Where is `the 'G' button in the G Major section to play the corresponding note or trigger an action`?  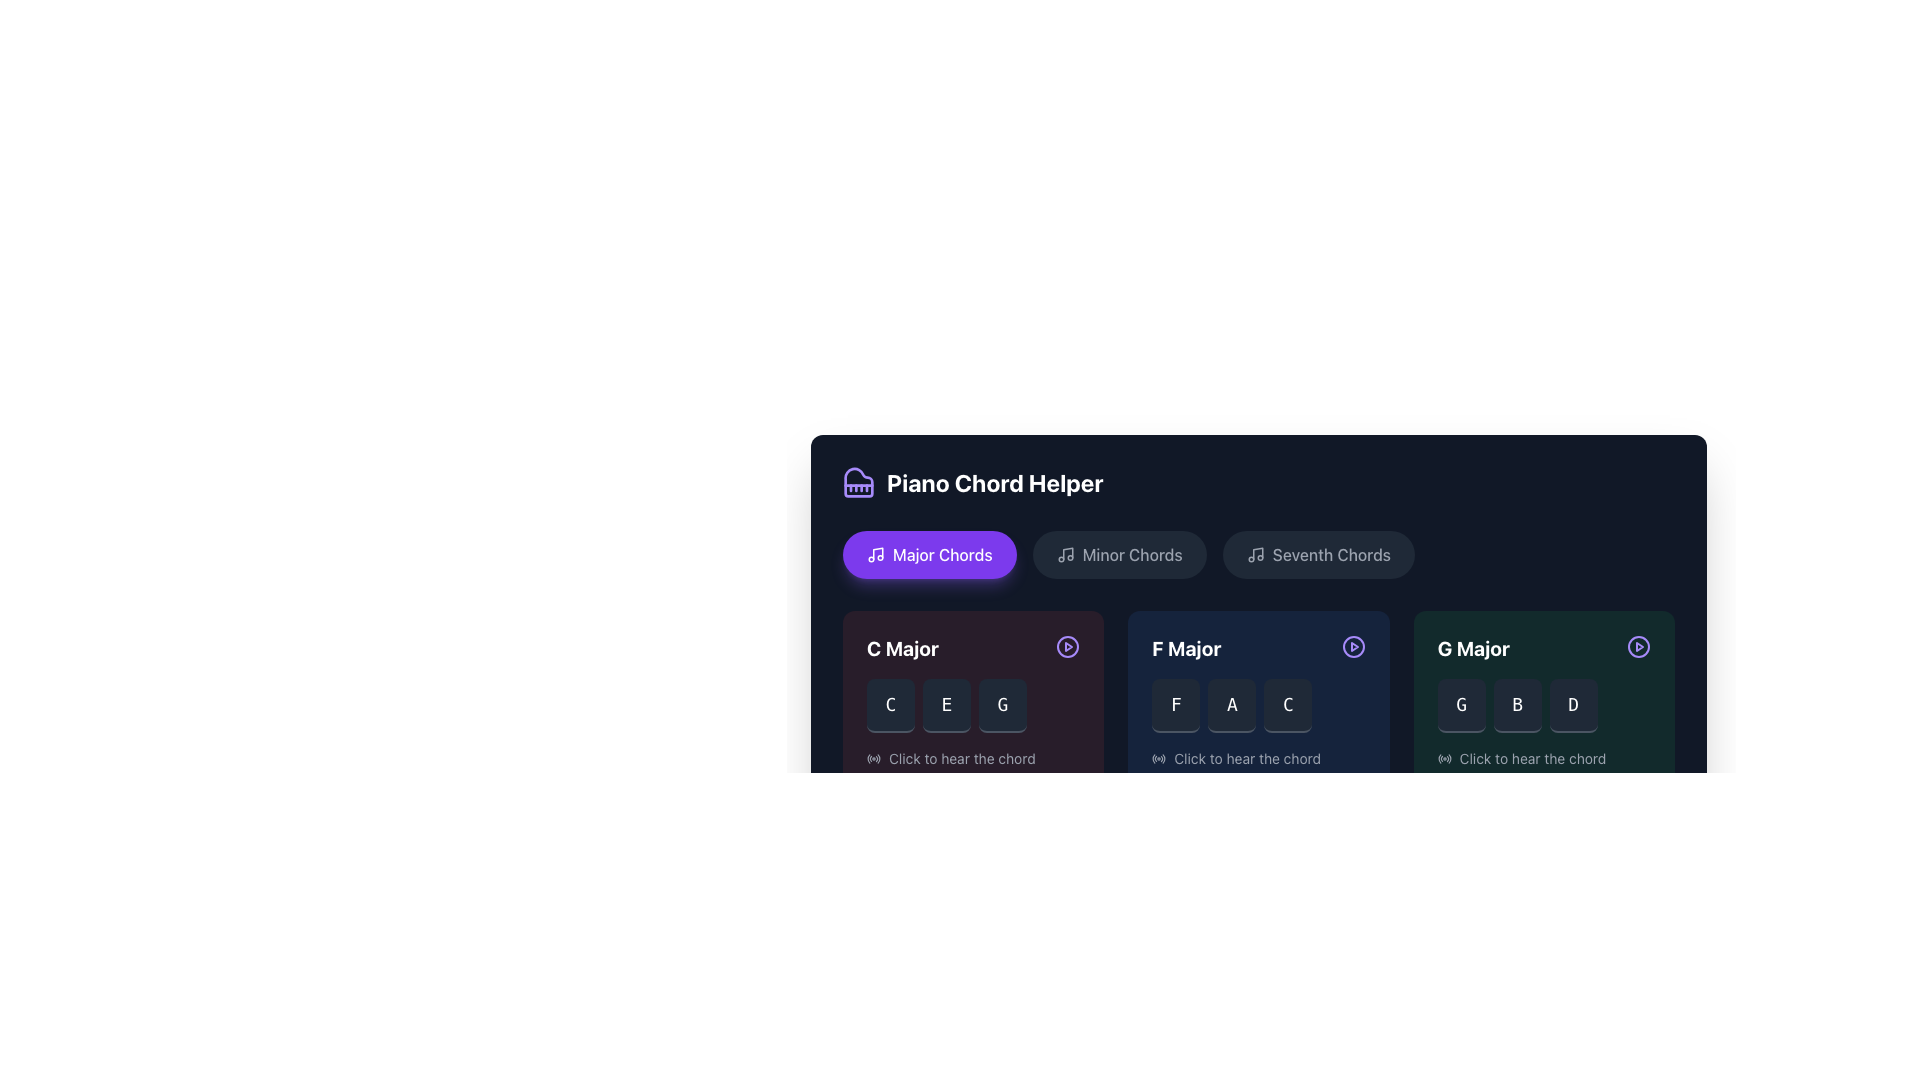 the 'G' button in the G Major section to play the corresponding note or trigger an action is located at coordinates (1461, 704).